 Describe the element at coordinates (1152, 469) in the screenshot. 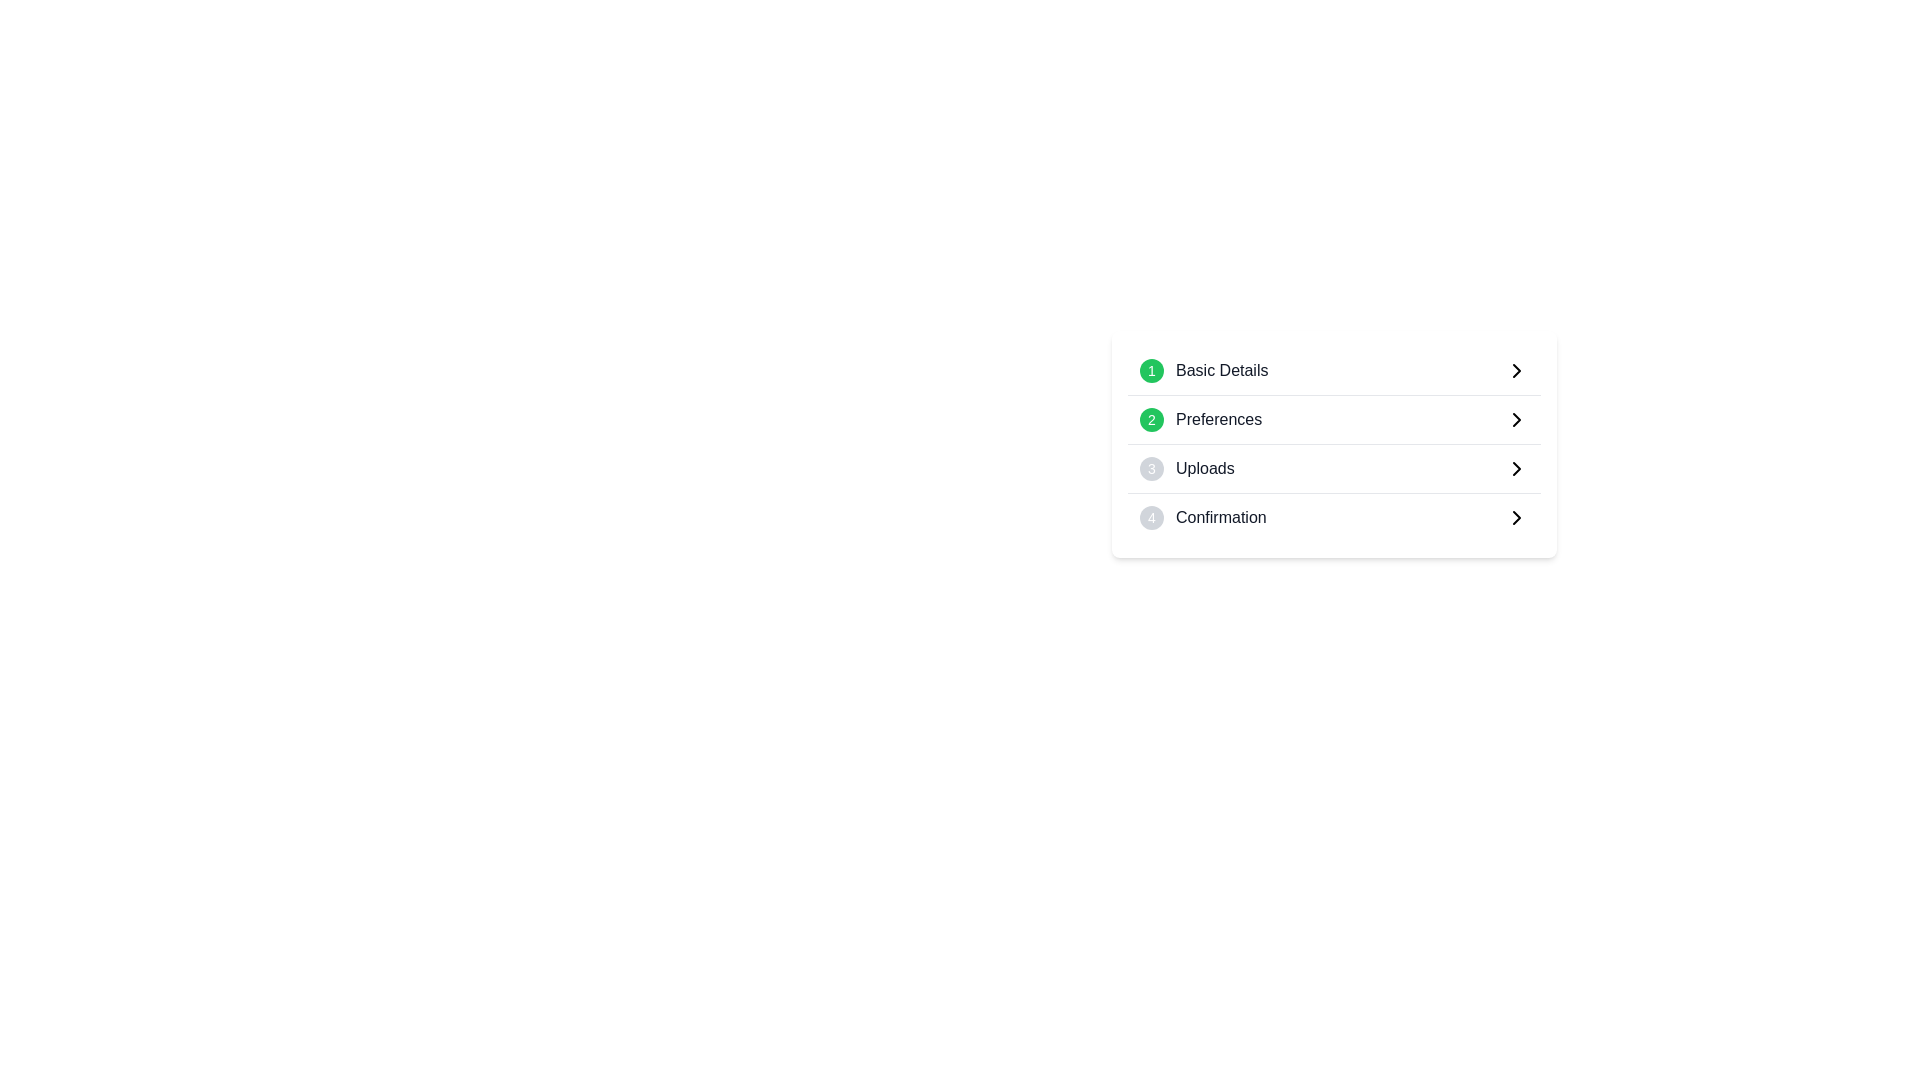

I see `the status indicator badge for the 'Uploads' process, which is located to the left of the 'Uploads' text` at that location.